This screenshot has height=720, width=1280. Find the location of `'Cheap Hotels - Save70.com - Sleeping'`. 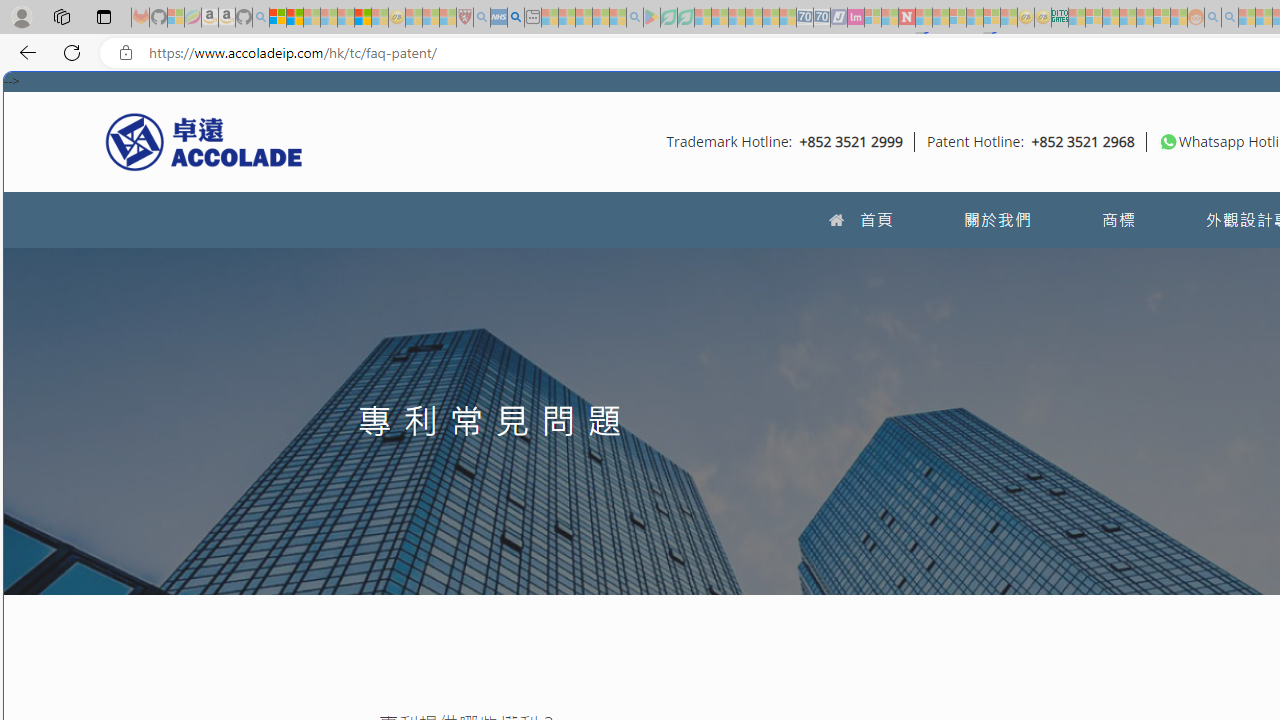

'Cheap Hotels - Save70.com - Sleeping' is located at coordinates (821, 17).